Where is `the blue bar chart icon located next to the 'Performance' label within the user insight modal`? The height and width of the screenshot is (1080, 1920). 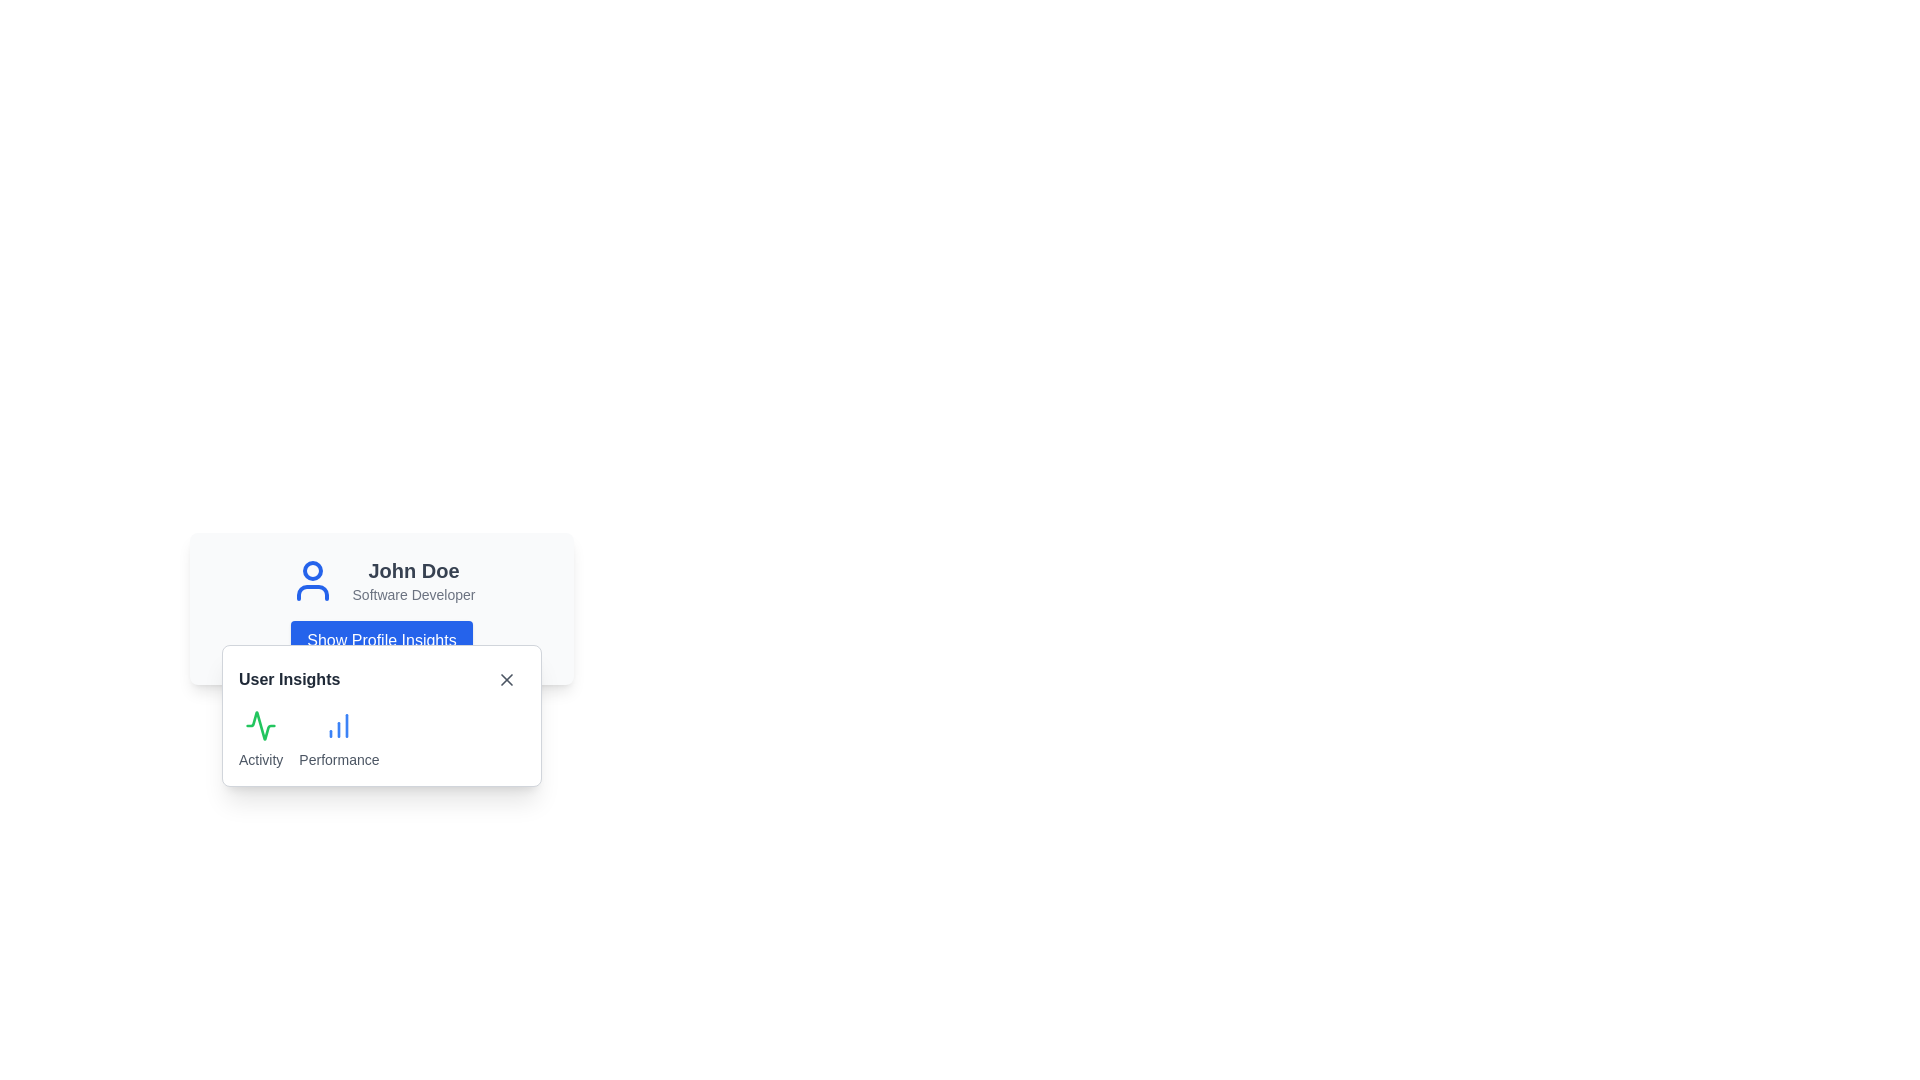 the blue bar chart icon located next to the 'Performance' label within the user insight modal is located at coordinates (339, 725).